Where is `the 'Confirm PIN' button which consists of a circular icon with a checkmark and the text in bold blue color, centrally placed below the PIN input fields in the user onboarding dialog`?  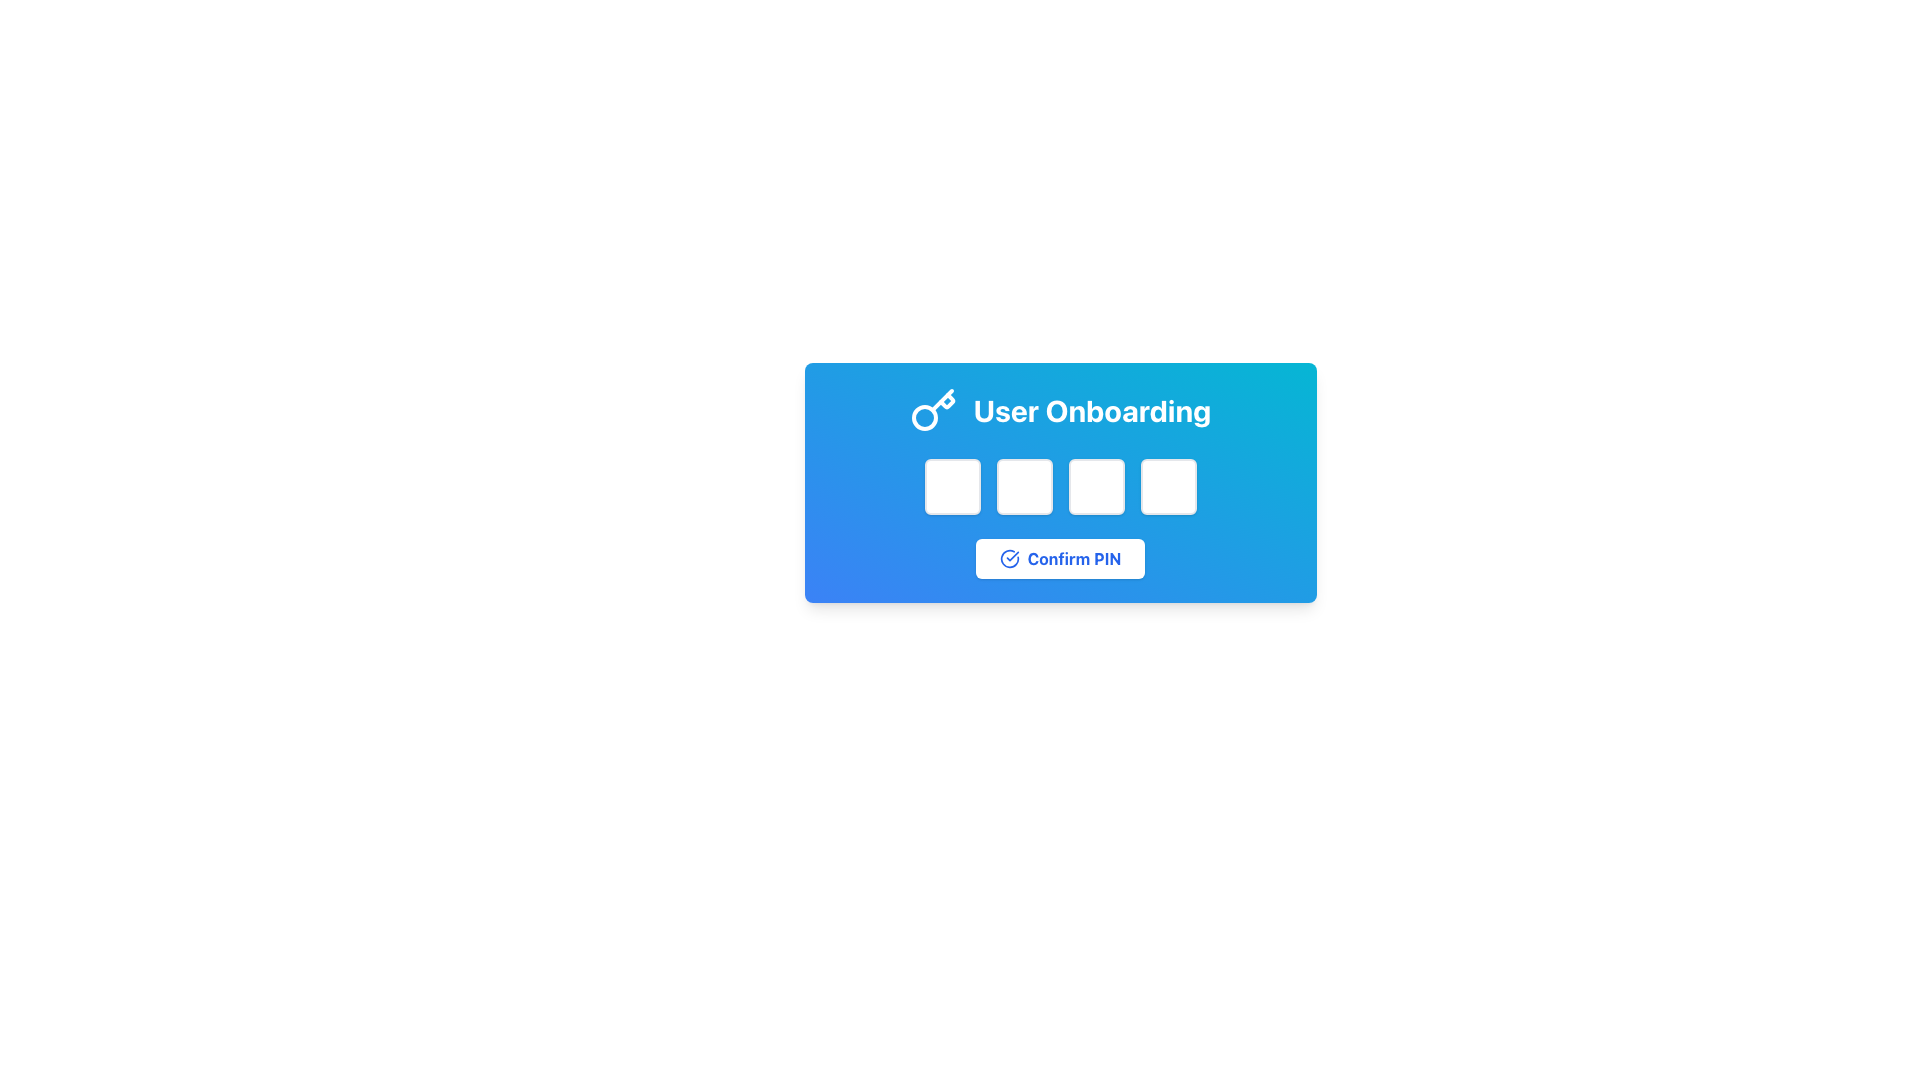
the 'Confirm PIN' button which consists of a circular icon with a checkmark and the text in bold blue color, centrally placed below the PIN input fields in the user onboarding dialog is located at coordinates (1059, 559).